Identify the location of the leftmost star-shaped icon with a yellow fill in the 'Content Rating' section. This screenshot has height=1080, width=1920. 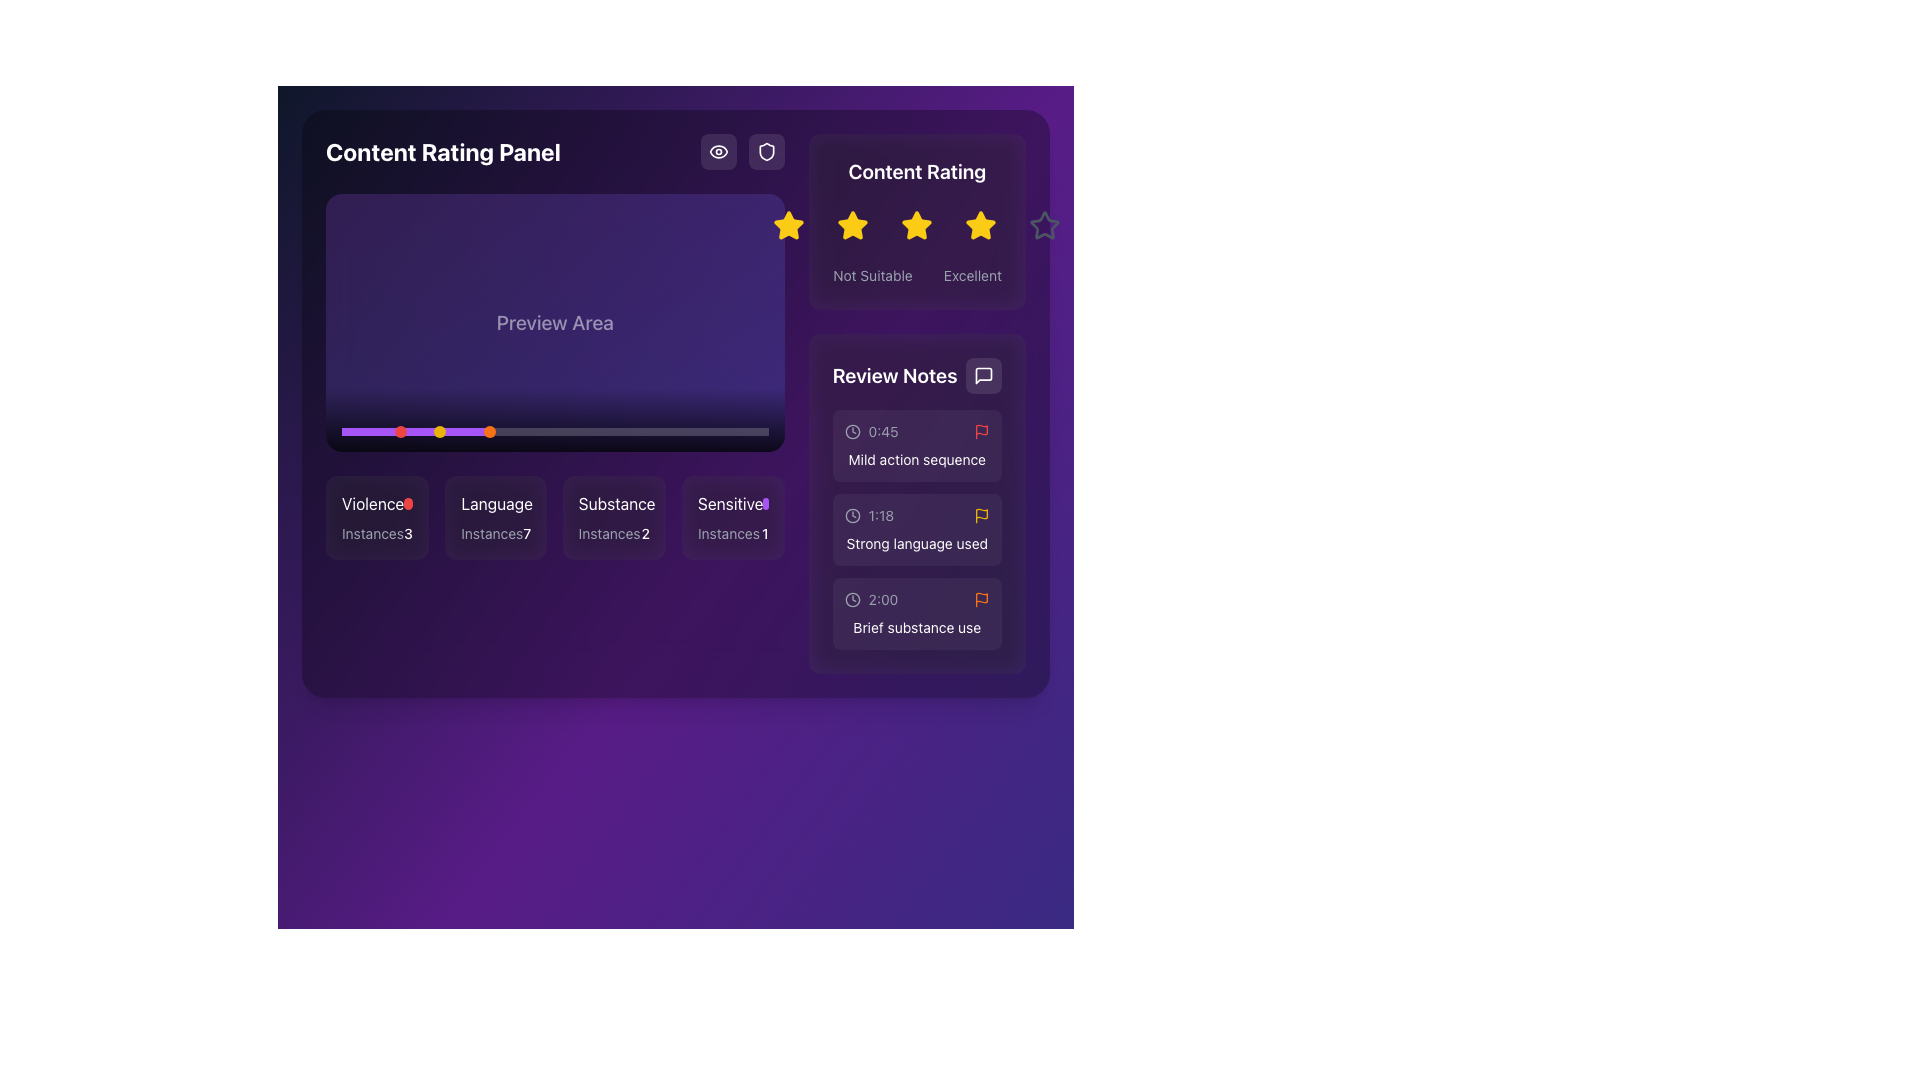
(788, 225).